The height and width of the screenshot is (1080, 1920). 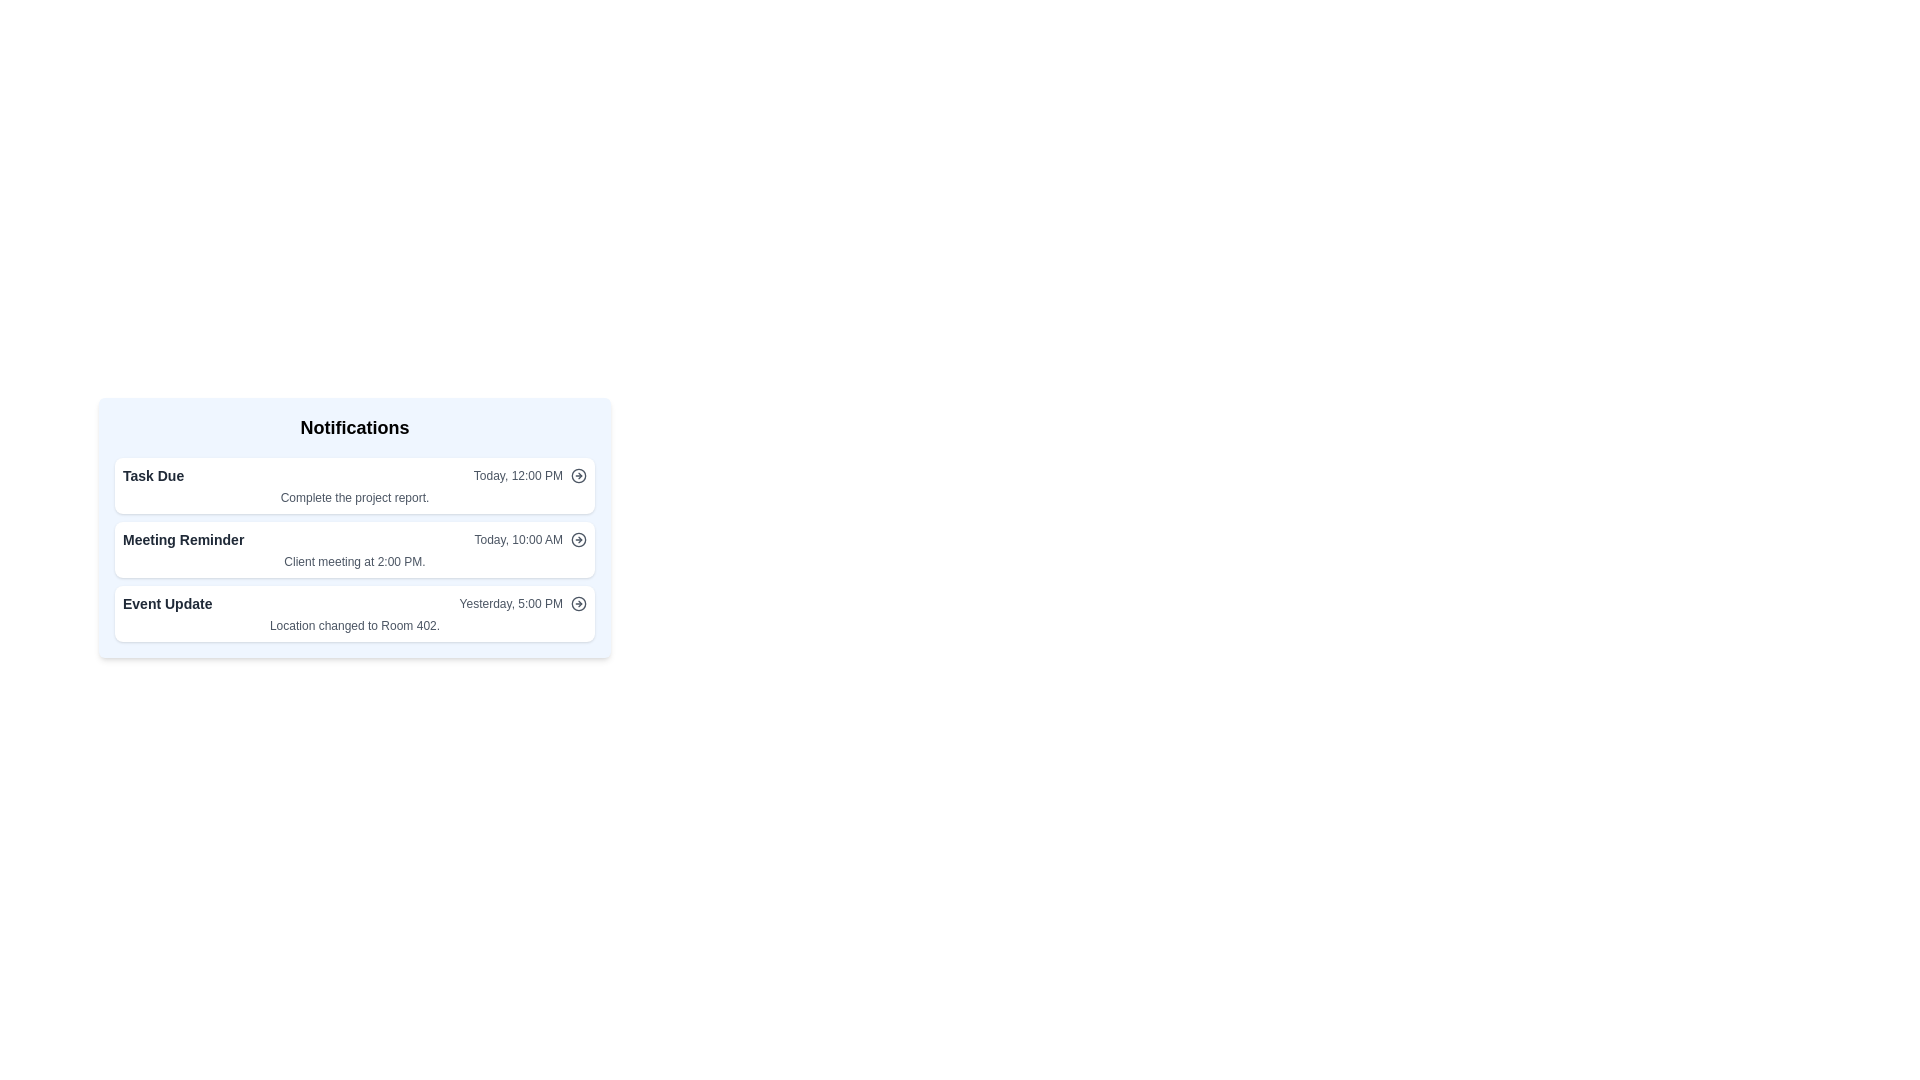 I want to click on the actionable icon located in the rightmost section of the third notification item labeled 'Event Update', so click(x=578, y=603).